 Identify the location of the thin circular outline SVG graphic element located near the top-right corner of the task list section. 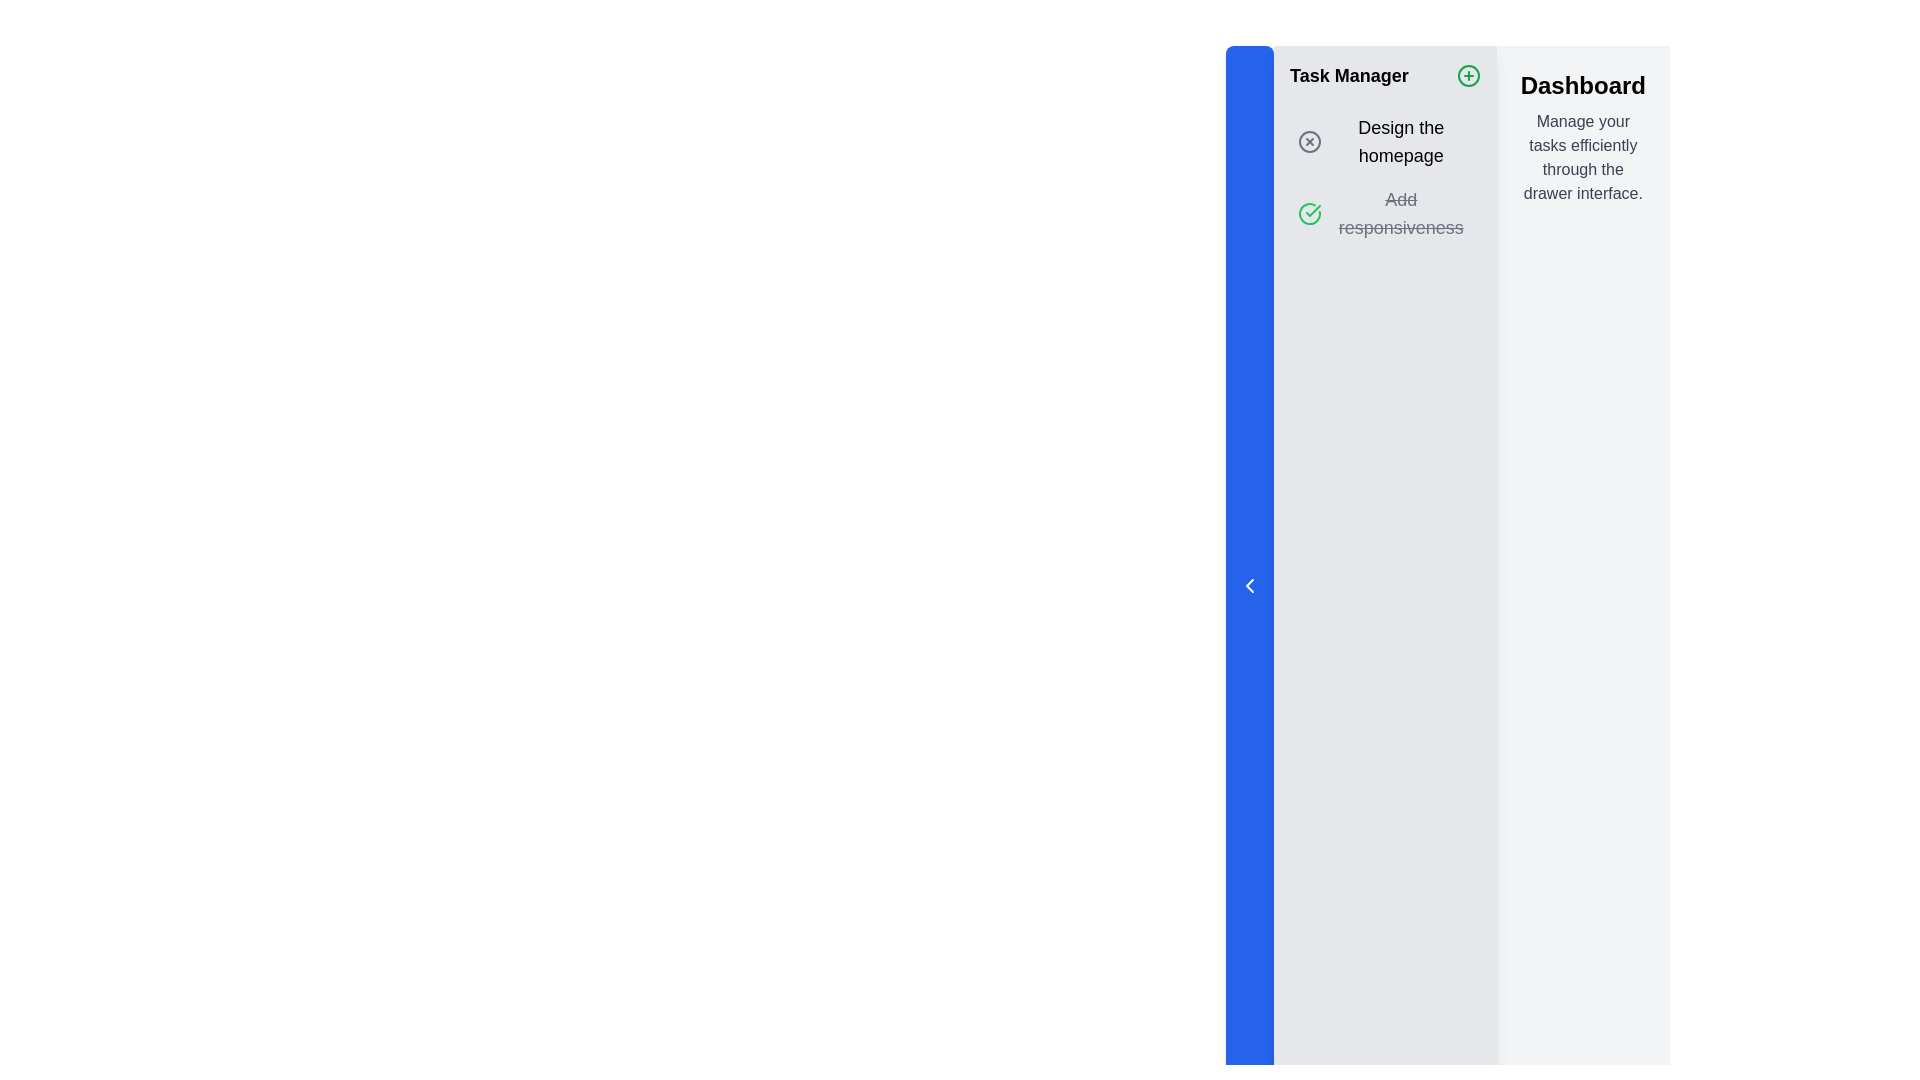
(1468, 75).